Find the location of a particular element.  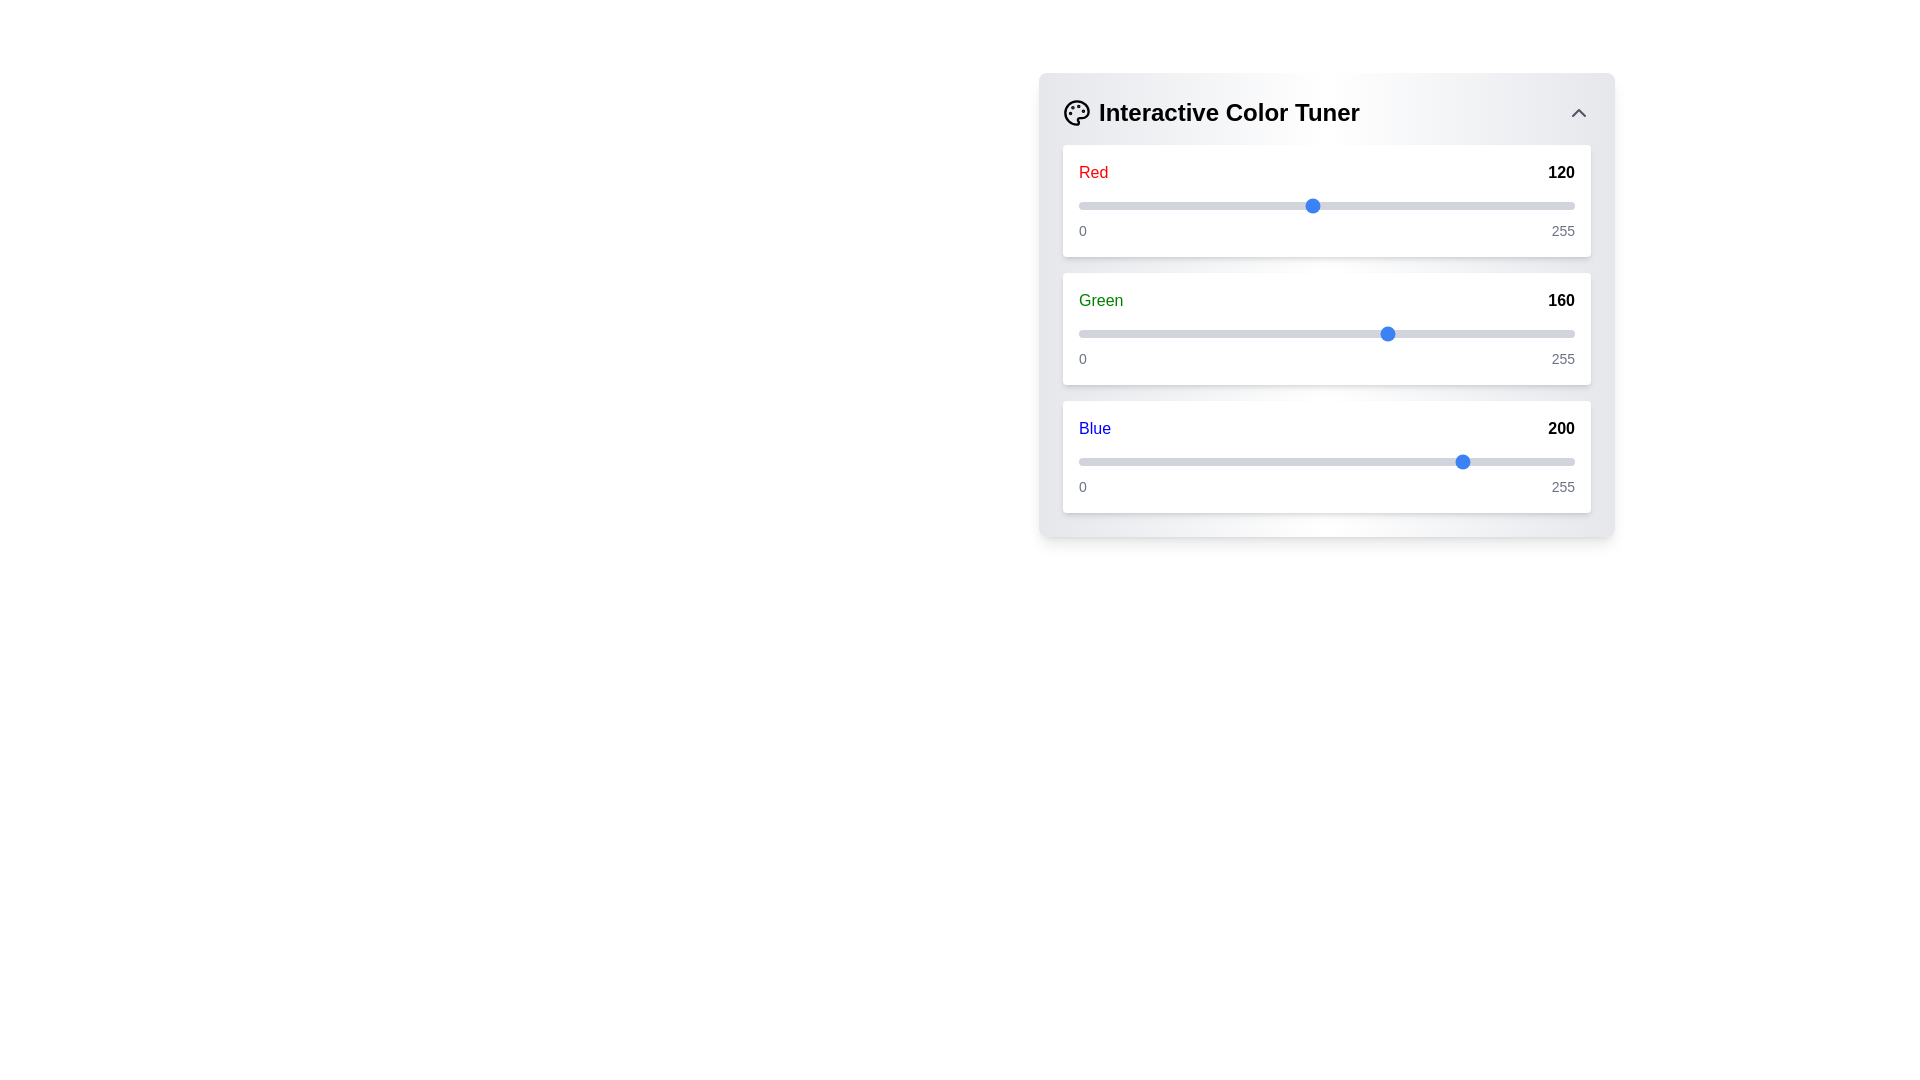

the green color intensity is located at coordinates (1485, 333).